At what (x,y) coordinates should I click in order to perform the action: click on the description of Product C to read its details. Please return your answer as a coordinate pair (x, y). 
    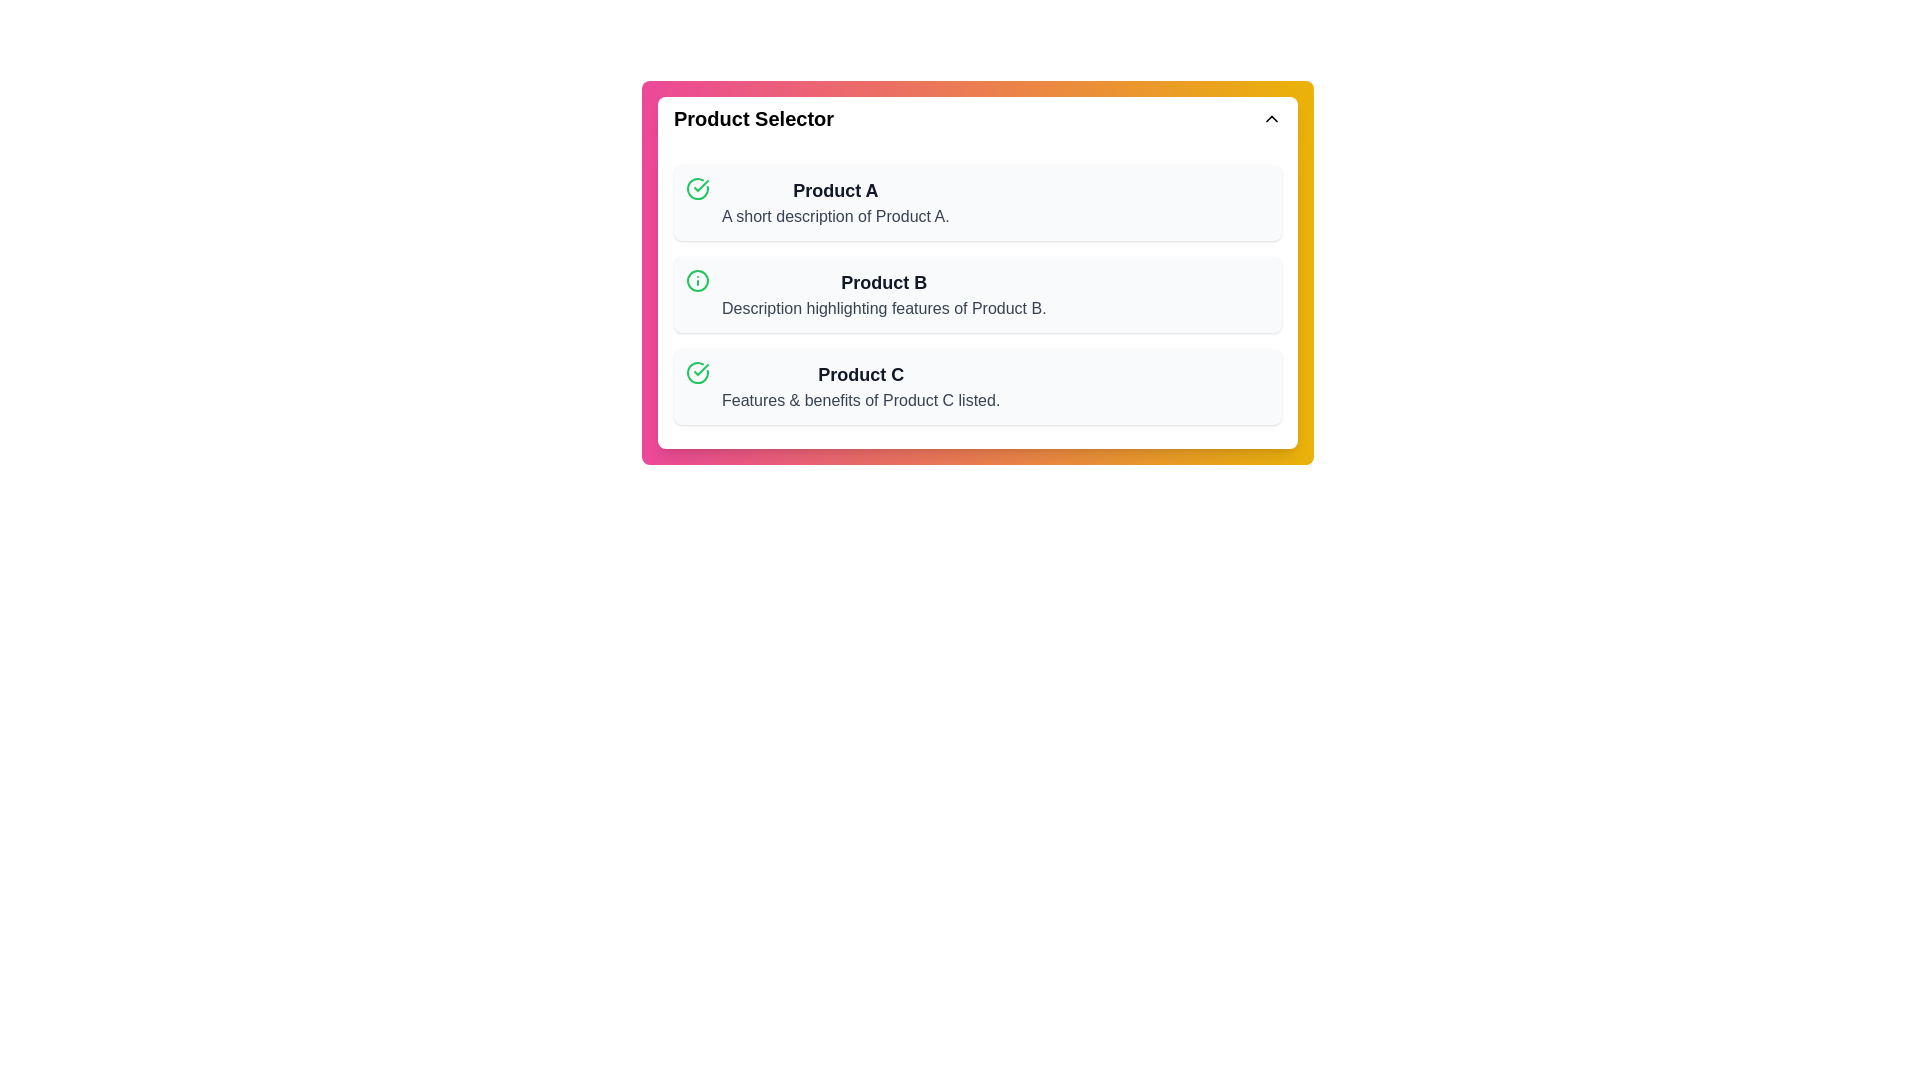
    Looking at the image, I should click on (860, 386).